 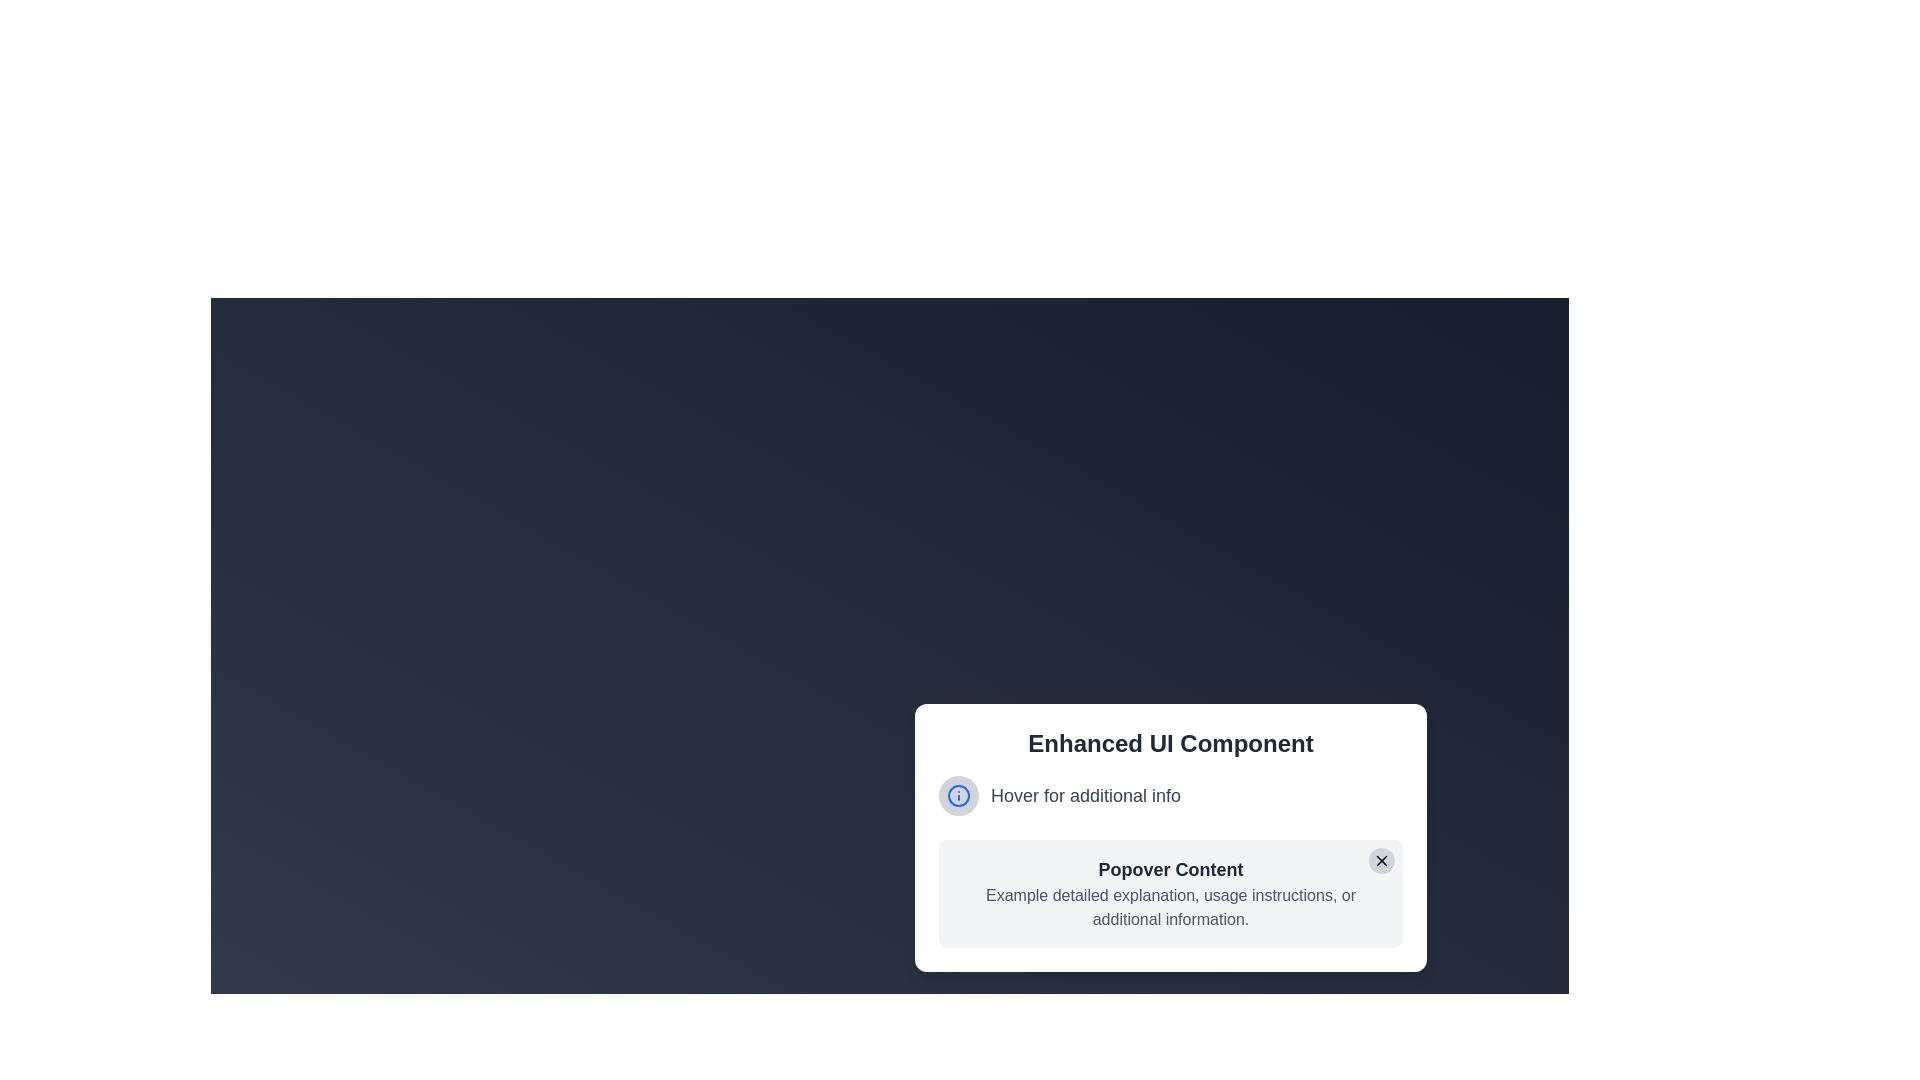 I want to click on the text label that serves as a title or header for the content in the popover section, which is located within a gray-filled section and is the first text item above another text with a lighter gray color, so click(x=1171, y=869).